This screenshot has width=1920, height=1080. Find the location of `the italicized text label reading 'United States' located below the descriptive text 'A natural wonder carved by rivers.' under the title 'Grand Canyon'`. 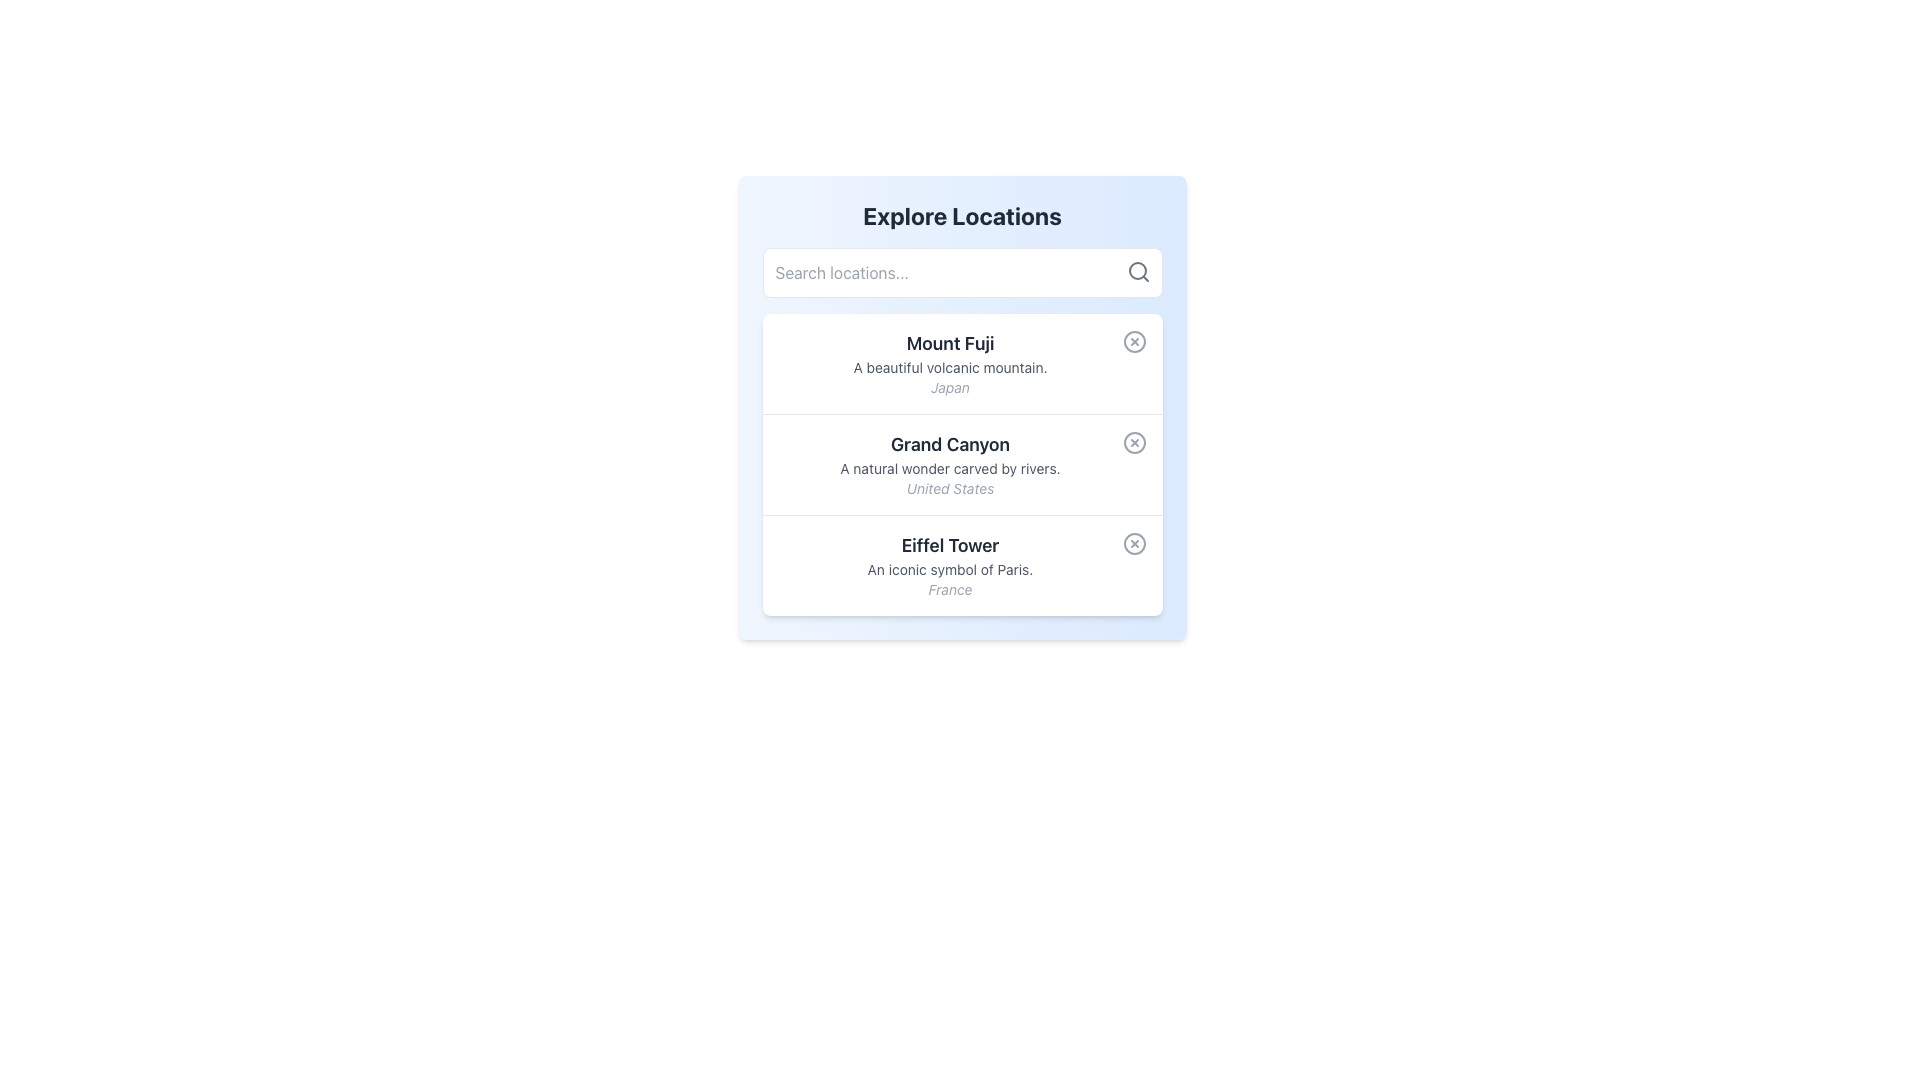

the italicized text label reading 'United States' located below the descriptive text 'A natural wonder carved by rivers.' under the title 'Grand Canyon' is located at coordinates (949, 489).